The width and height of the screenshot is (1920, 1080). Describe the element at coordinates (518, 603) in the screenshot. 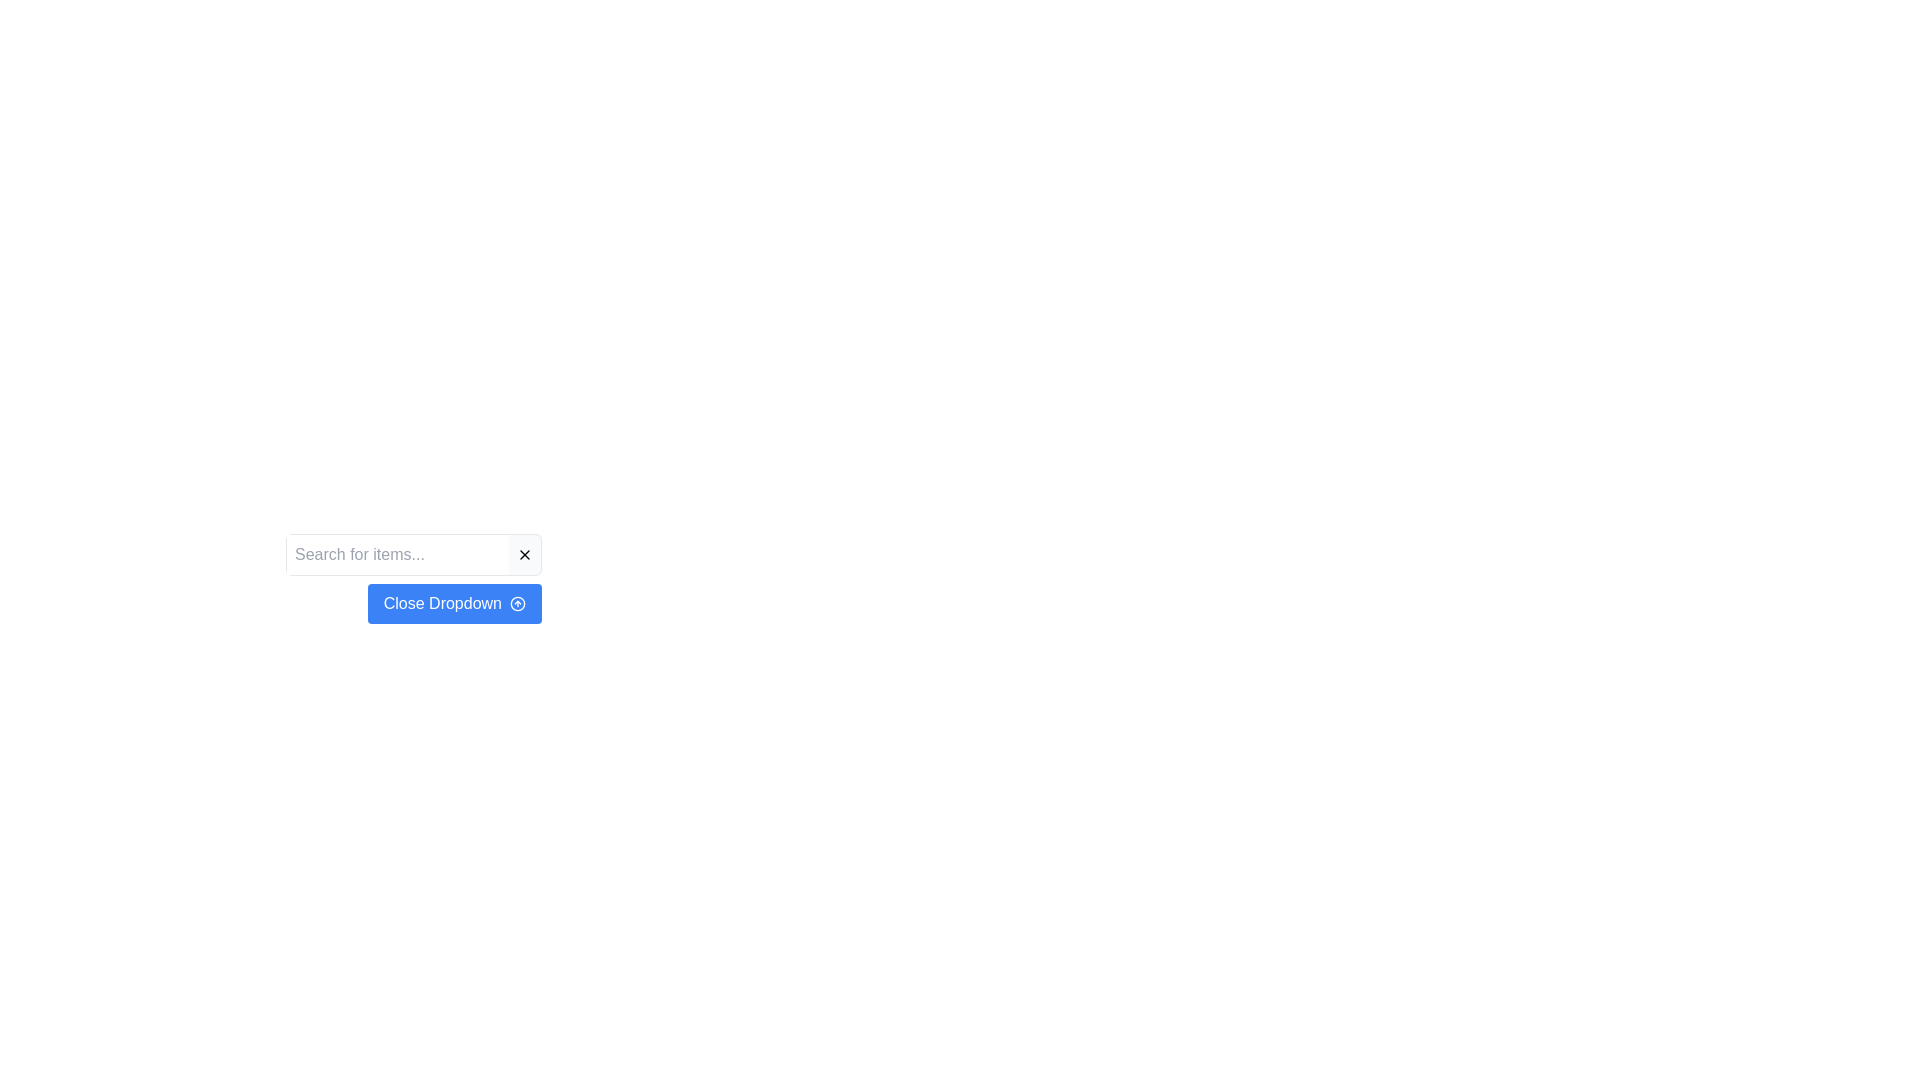

I see `the circular part of the upward arrow icon located to the right of the 'Close Dropdown' button` at that location.